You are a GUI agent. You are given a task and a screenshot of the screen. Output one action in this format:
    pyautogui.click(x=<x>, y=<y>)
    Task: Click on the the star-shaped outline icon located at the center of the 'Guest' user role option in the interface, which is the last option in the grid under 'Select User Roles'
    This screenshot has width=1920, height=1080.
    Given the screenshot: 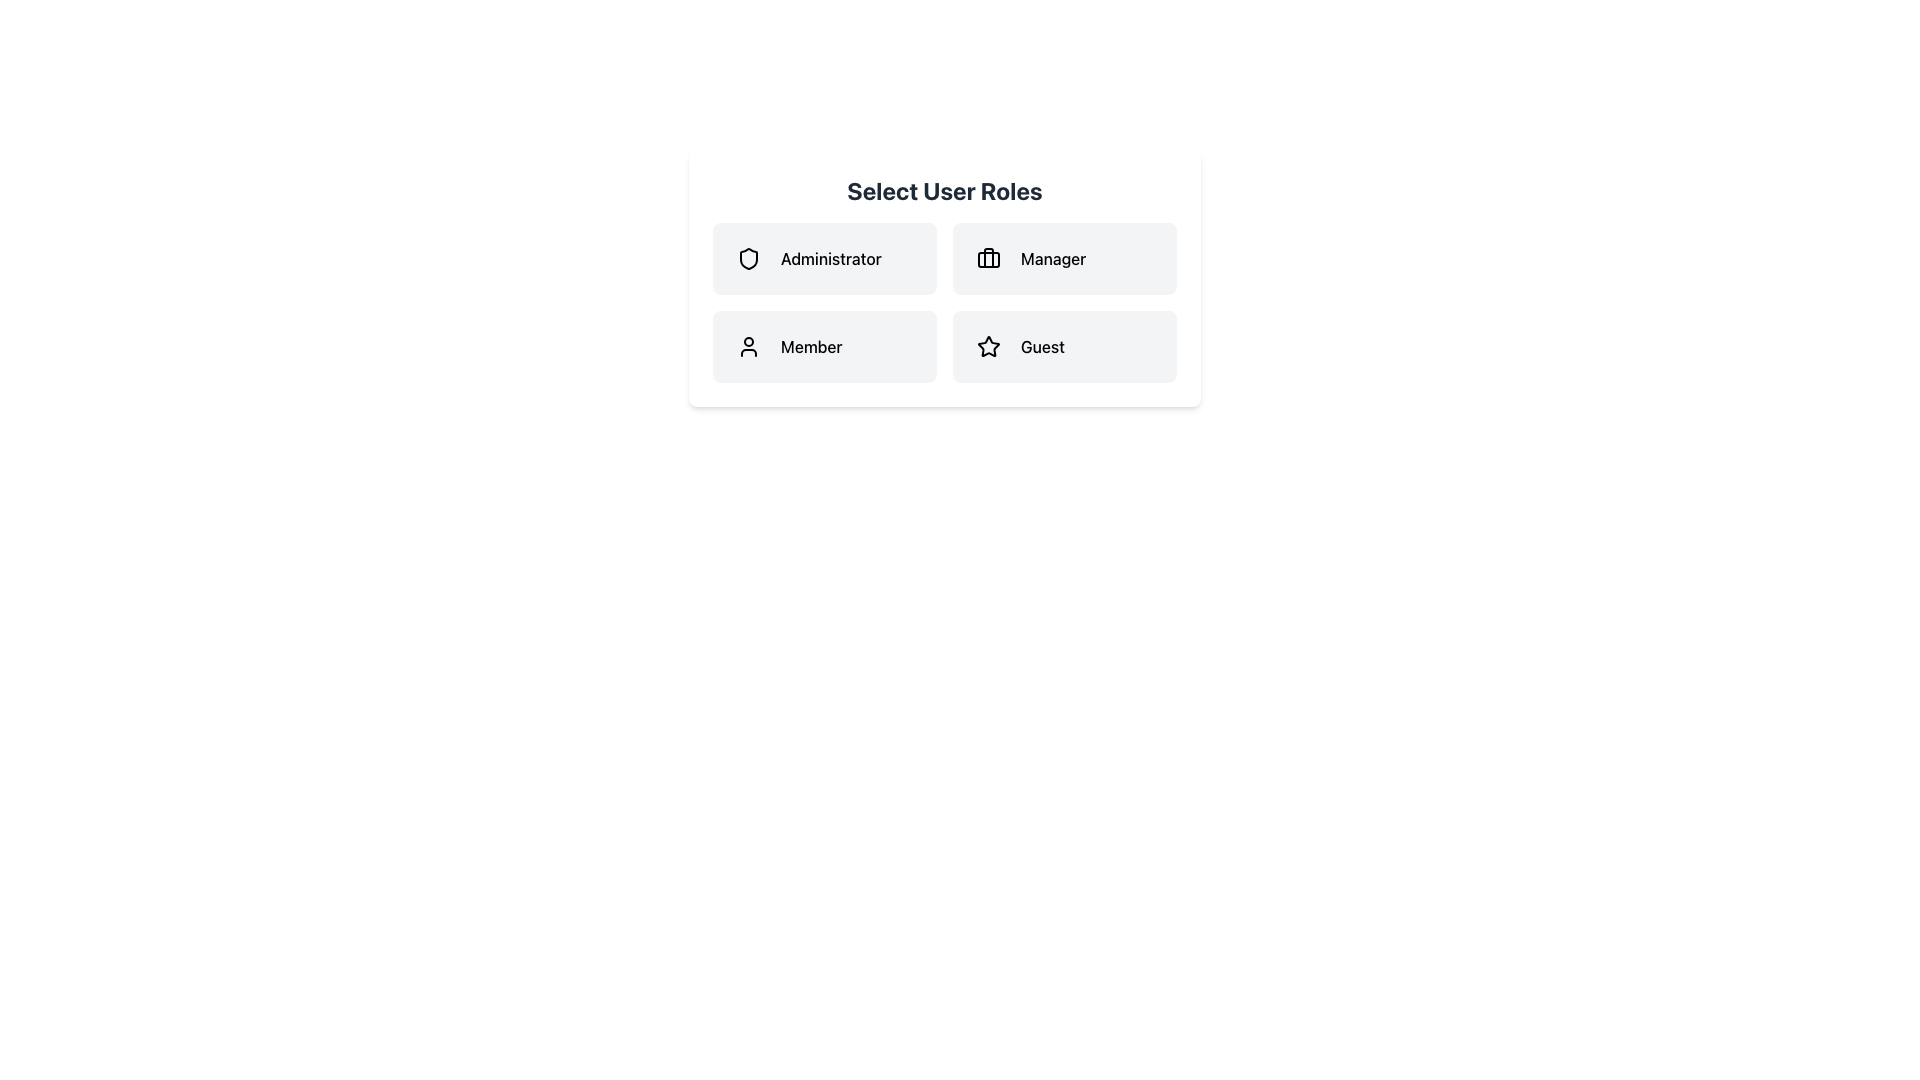 What is the action you would take?
    pyautogui.click(x=988, y=346)
    